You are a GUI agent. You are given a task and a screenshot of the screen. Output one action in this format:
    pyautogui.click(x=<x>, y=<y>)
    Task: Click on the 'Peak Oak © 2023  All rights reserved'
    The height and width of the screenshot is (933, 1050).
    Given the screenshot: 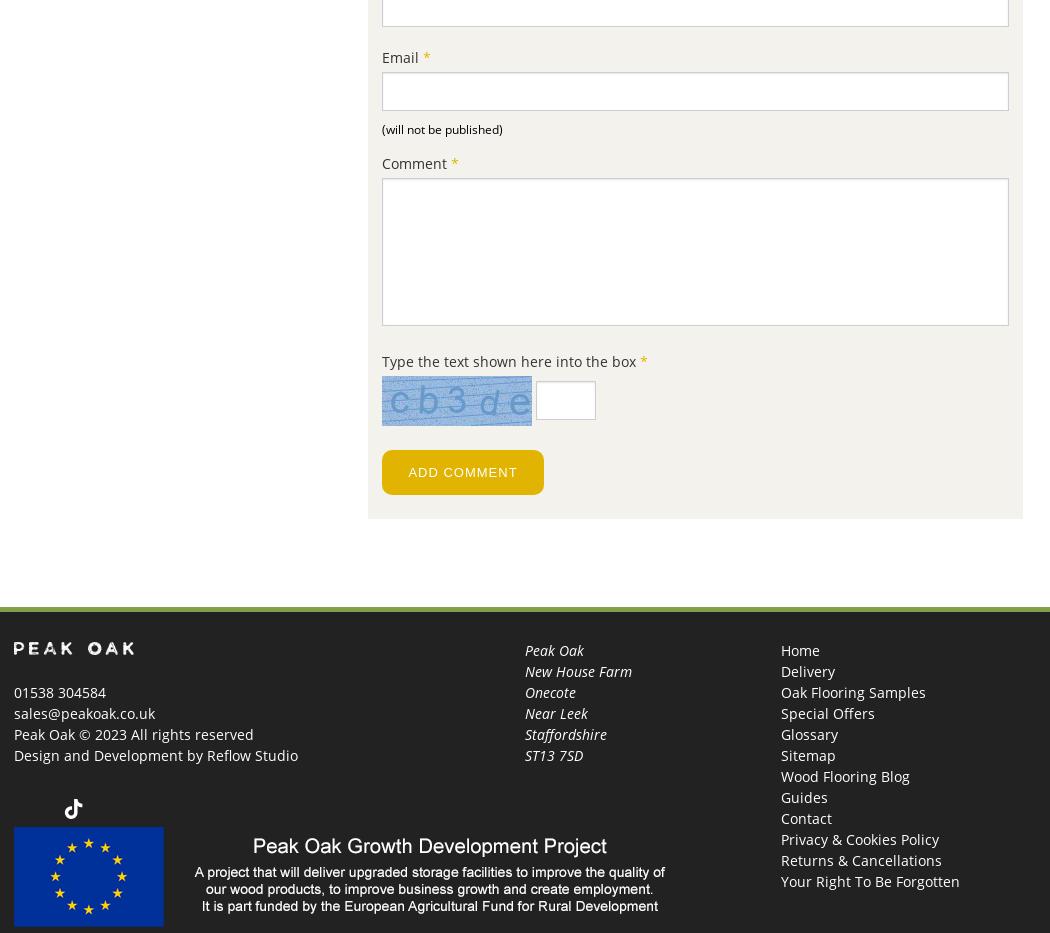 What is the action you would take?
    pyautogui.click(x=132, y=733)
    